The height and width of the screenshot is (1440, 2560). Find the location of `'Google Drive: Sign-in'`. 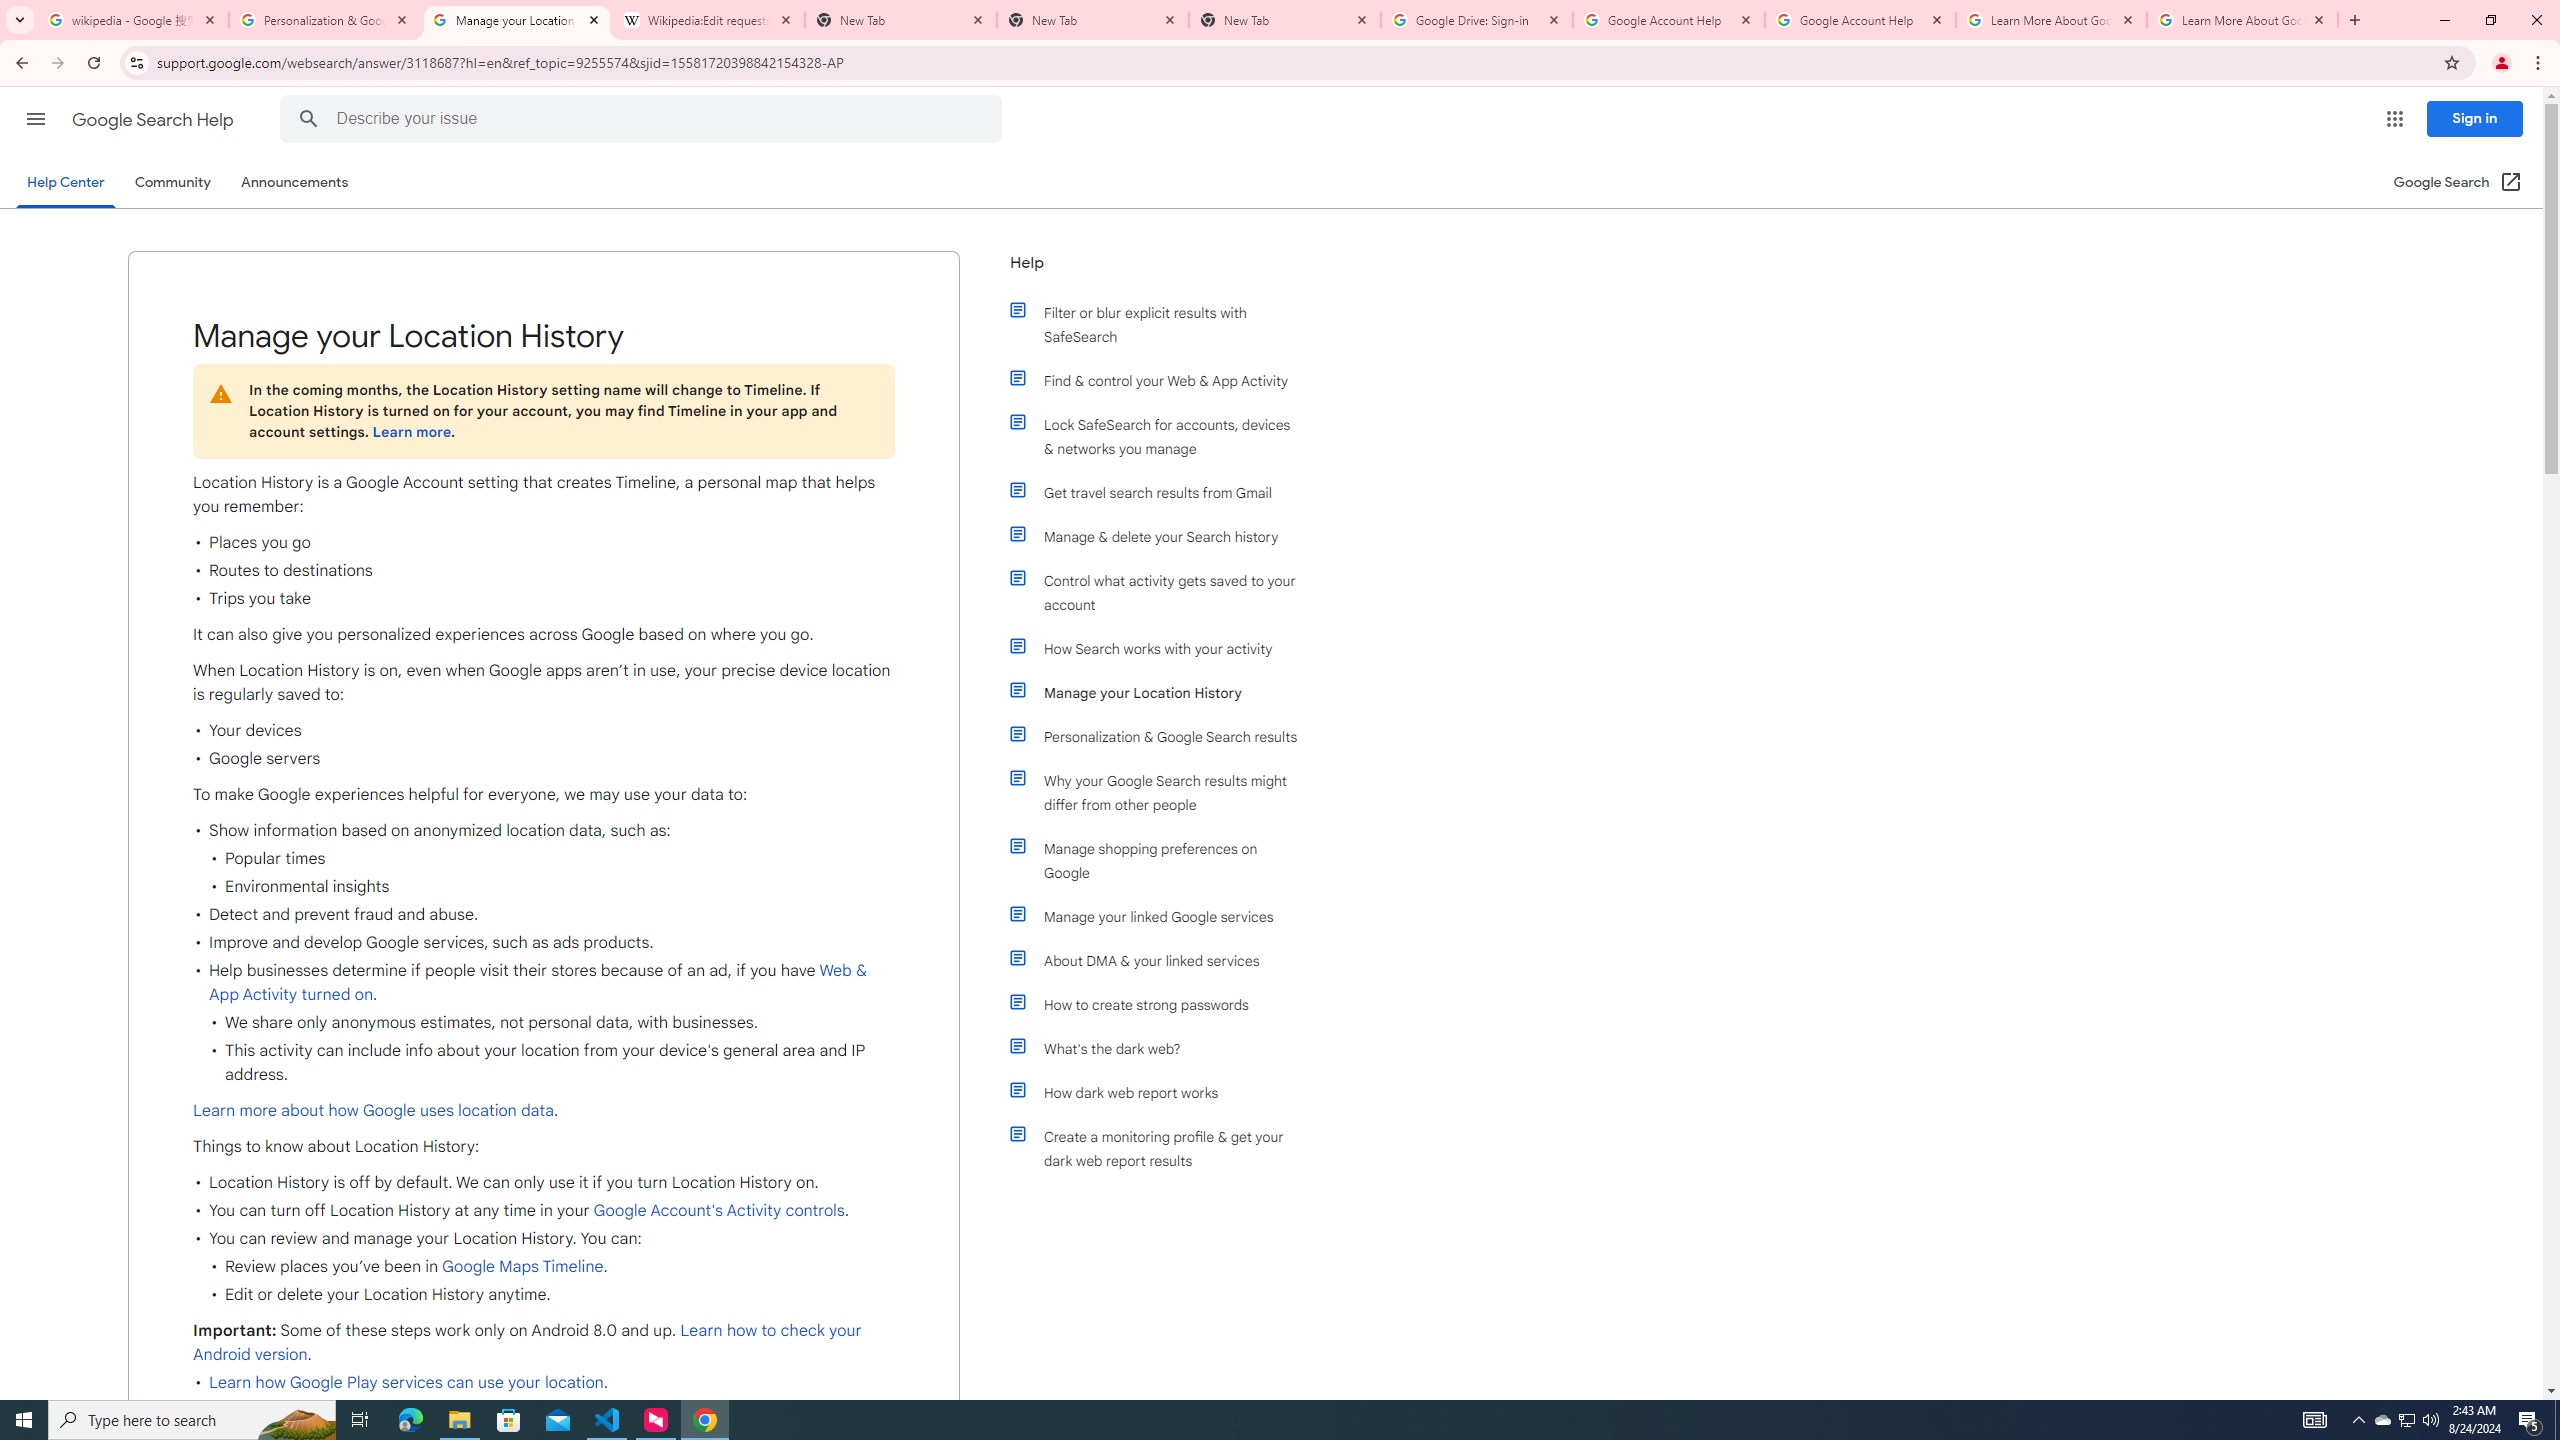

'Google Drive: Sign-in' is located at coordinates (1476, 19).